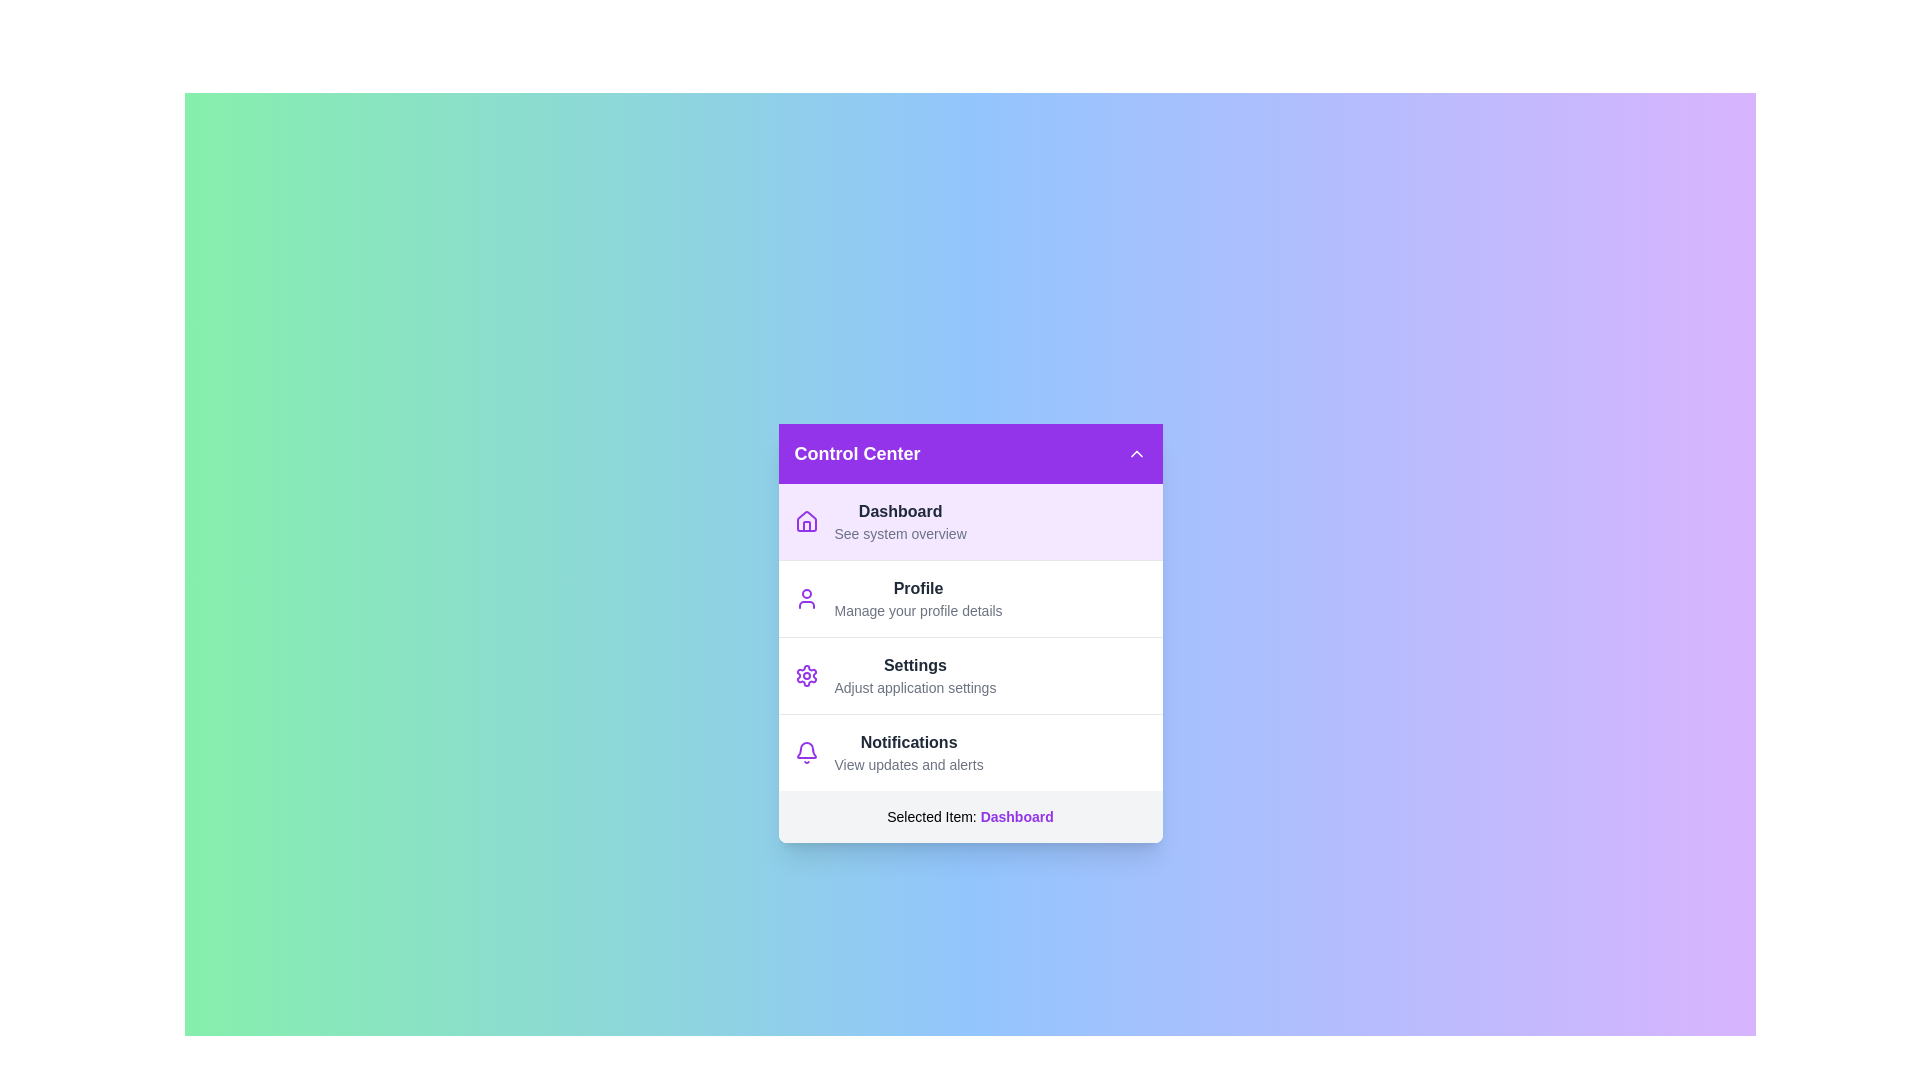  I want to click on the menu item Profile from the list, so click(970, 596).